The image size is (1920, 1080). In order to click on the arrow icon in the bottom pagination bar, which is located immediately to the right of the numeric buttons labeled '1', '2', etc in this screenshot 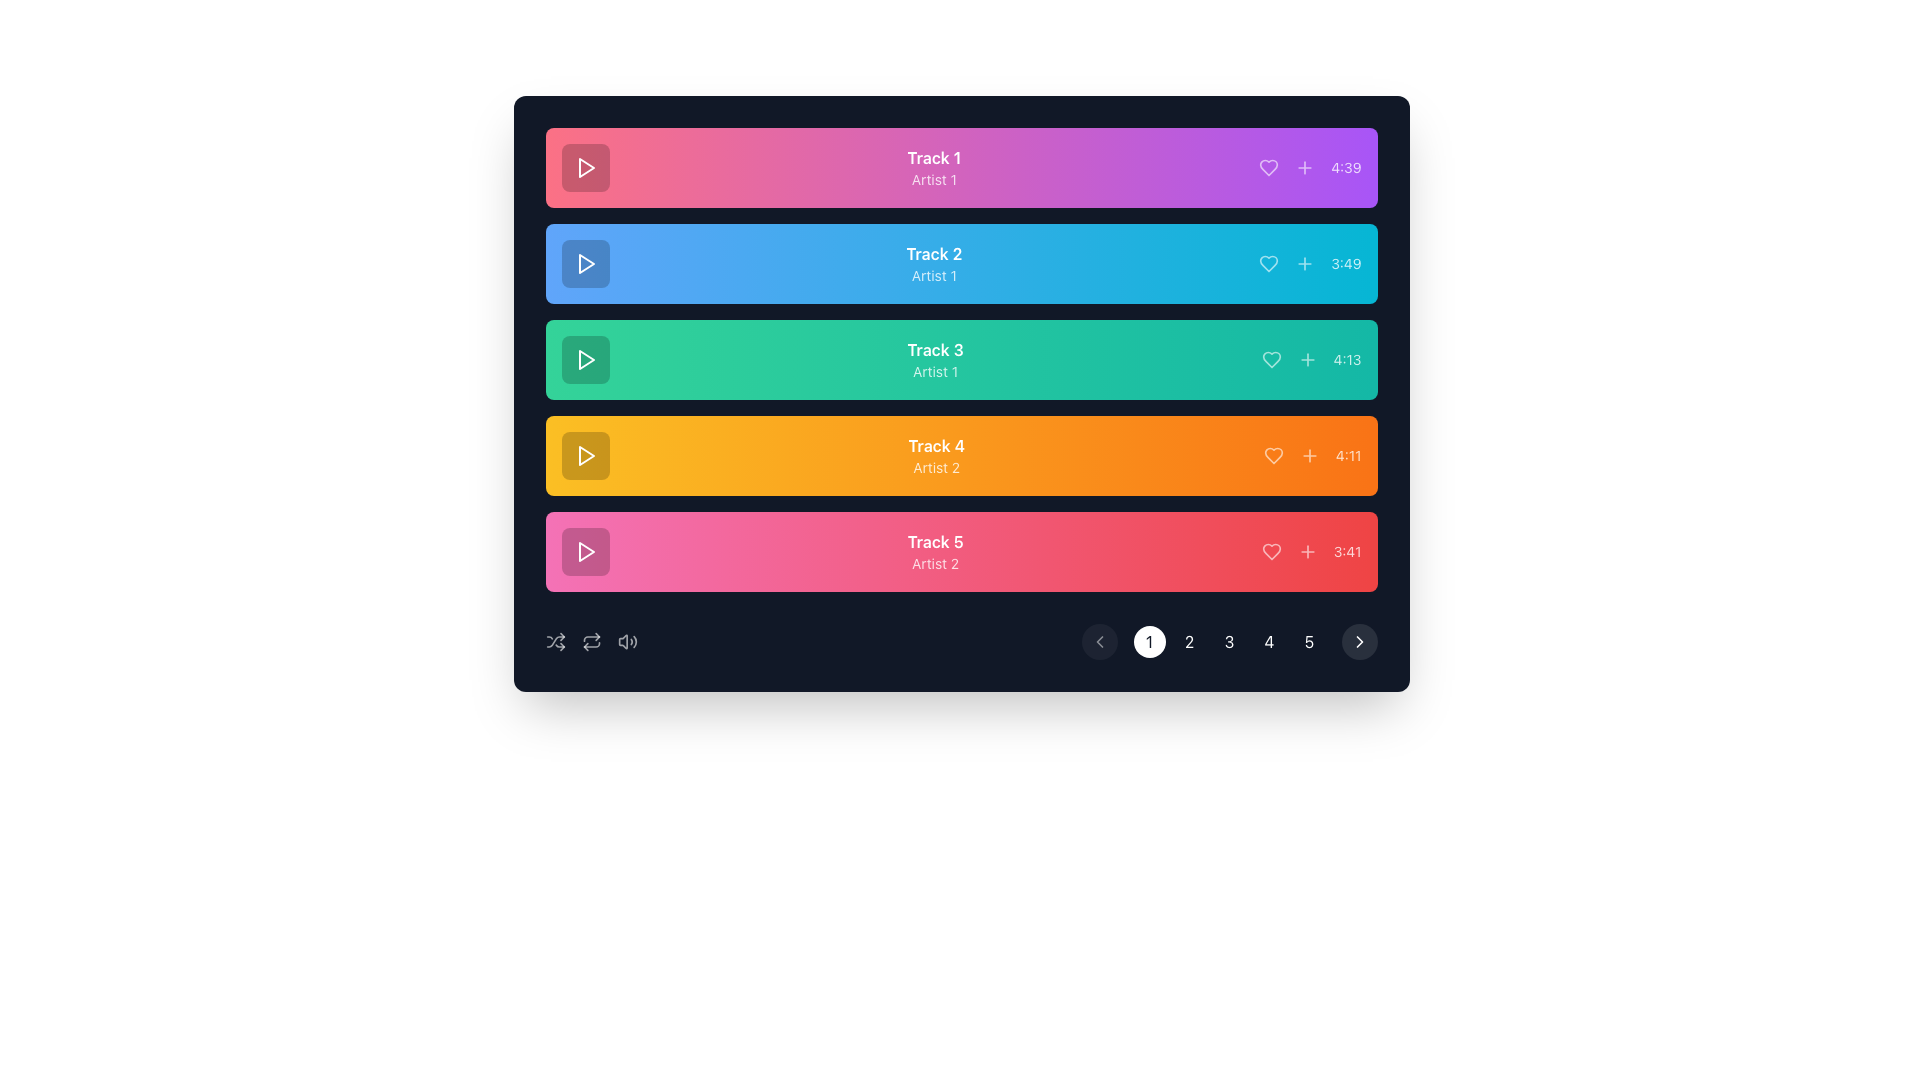, I will do `click(1359, 641)`.